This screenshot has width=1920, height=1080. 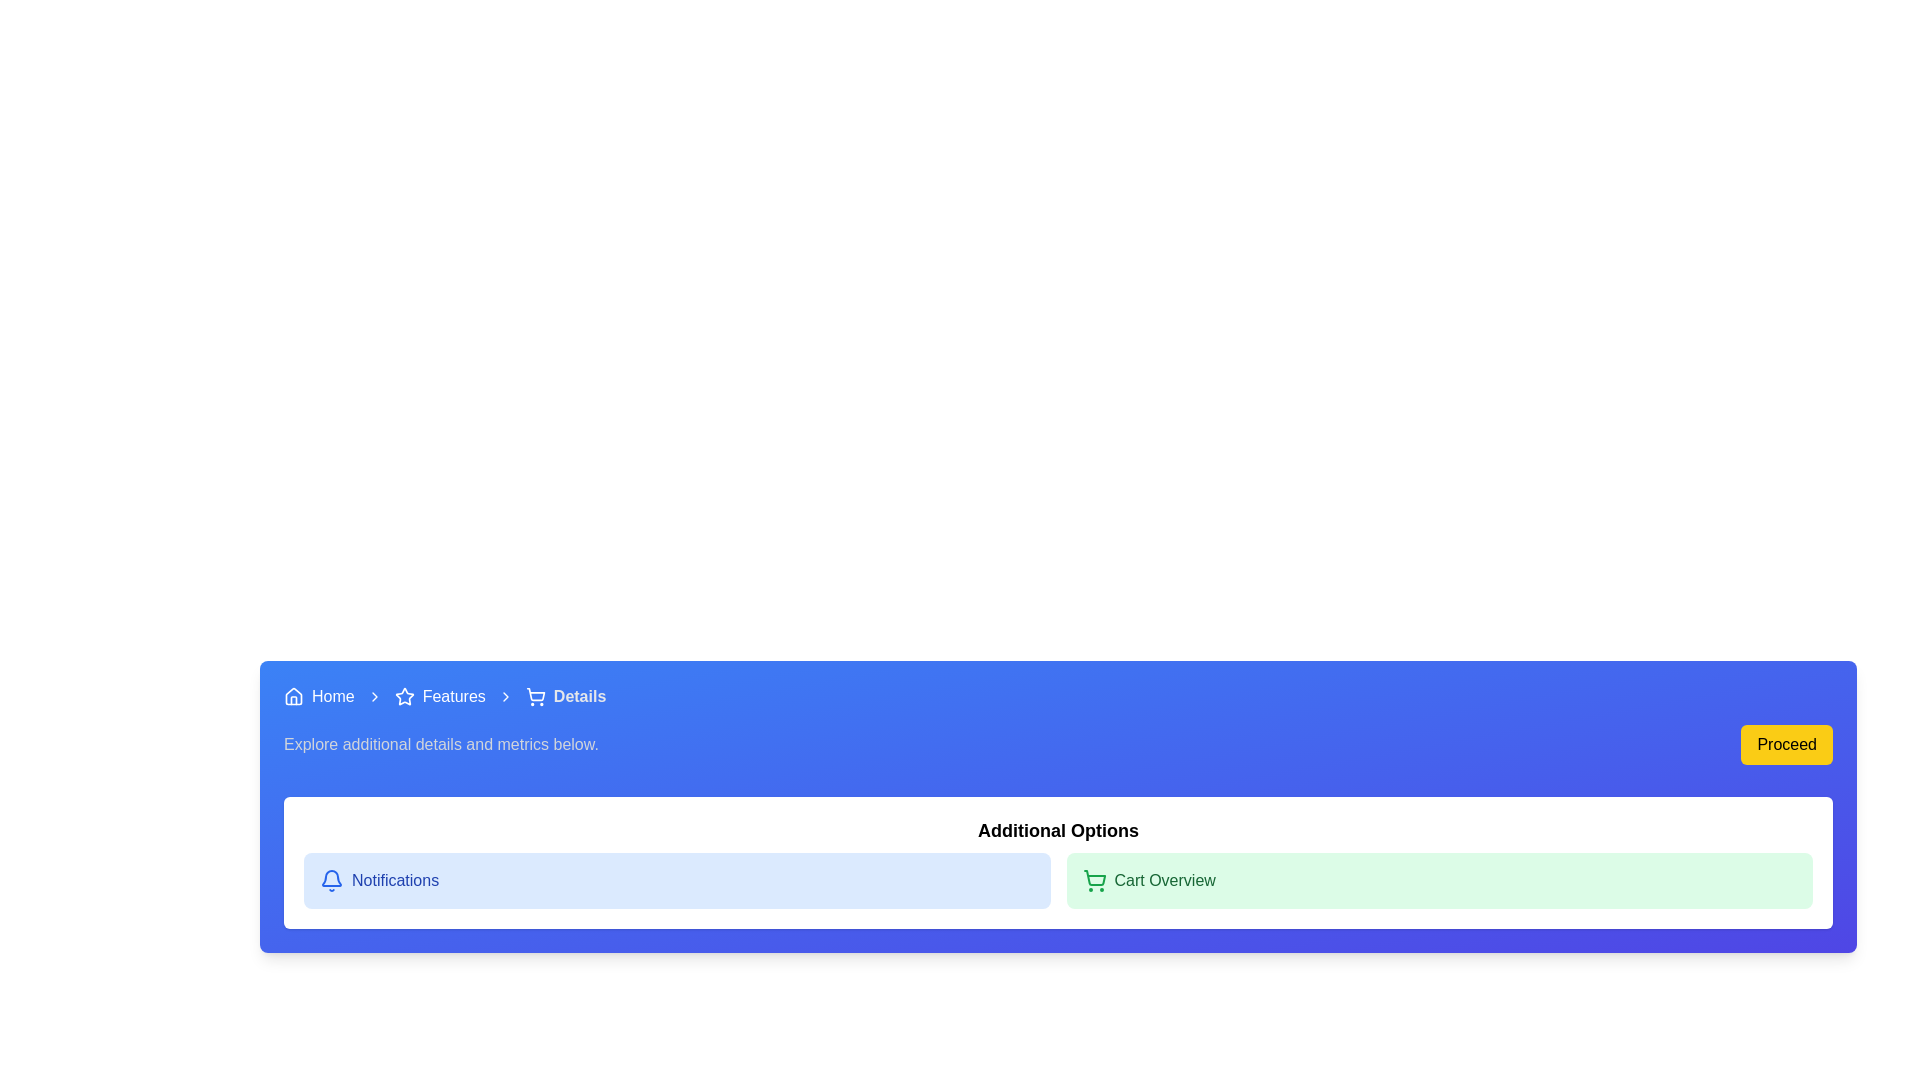 What do you see at coordinates (1057, 830) in the screenshot?
I see `the header label 'Additional Options', which serves as a title for the subsequent sections 'Notifications' and 'Cart Overview'` at bounding box center [1057, 830].